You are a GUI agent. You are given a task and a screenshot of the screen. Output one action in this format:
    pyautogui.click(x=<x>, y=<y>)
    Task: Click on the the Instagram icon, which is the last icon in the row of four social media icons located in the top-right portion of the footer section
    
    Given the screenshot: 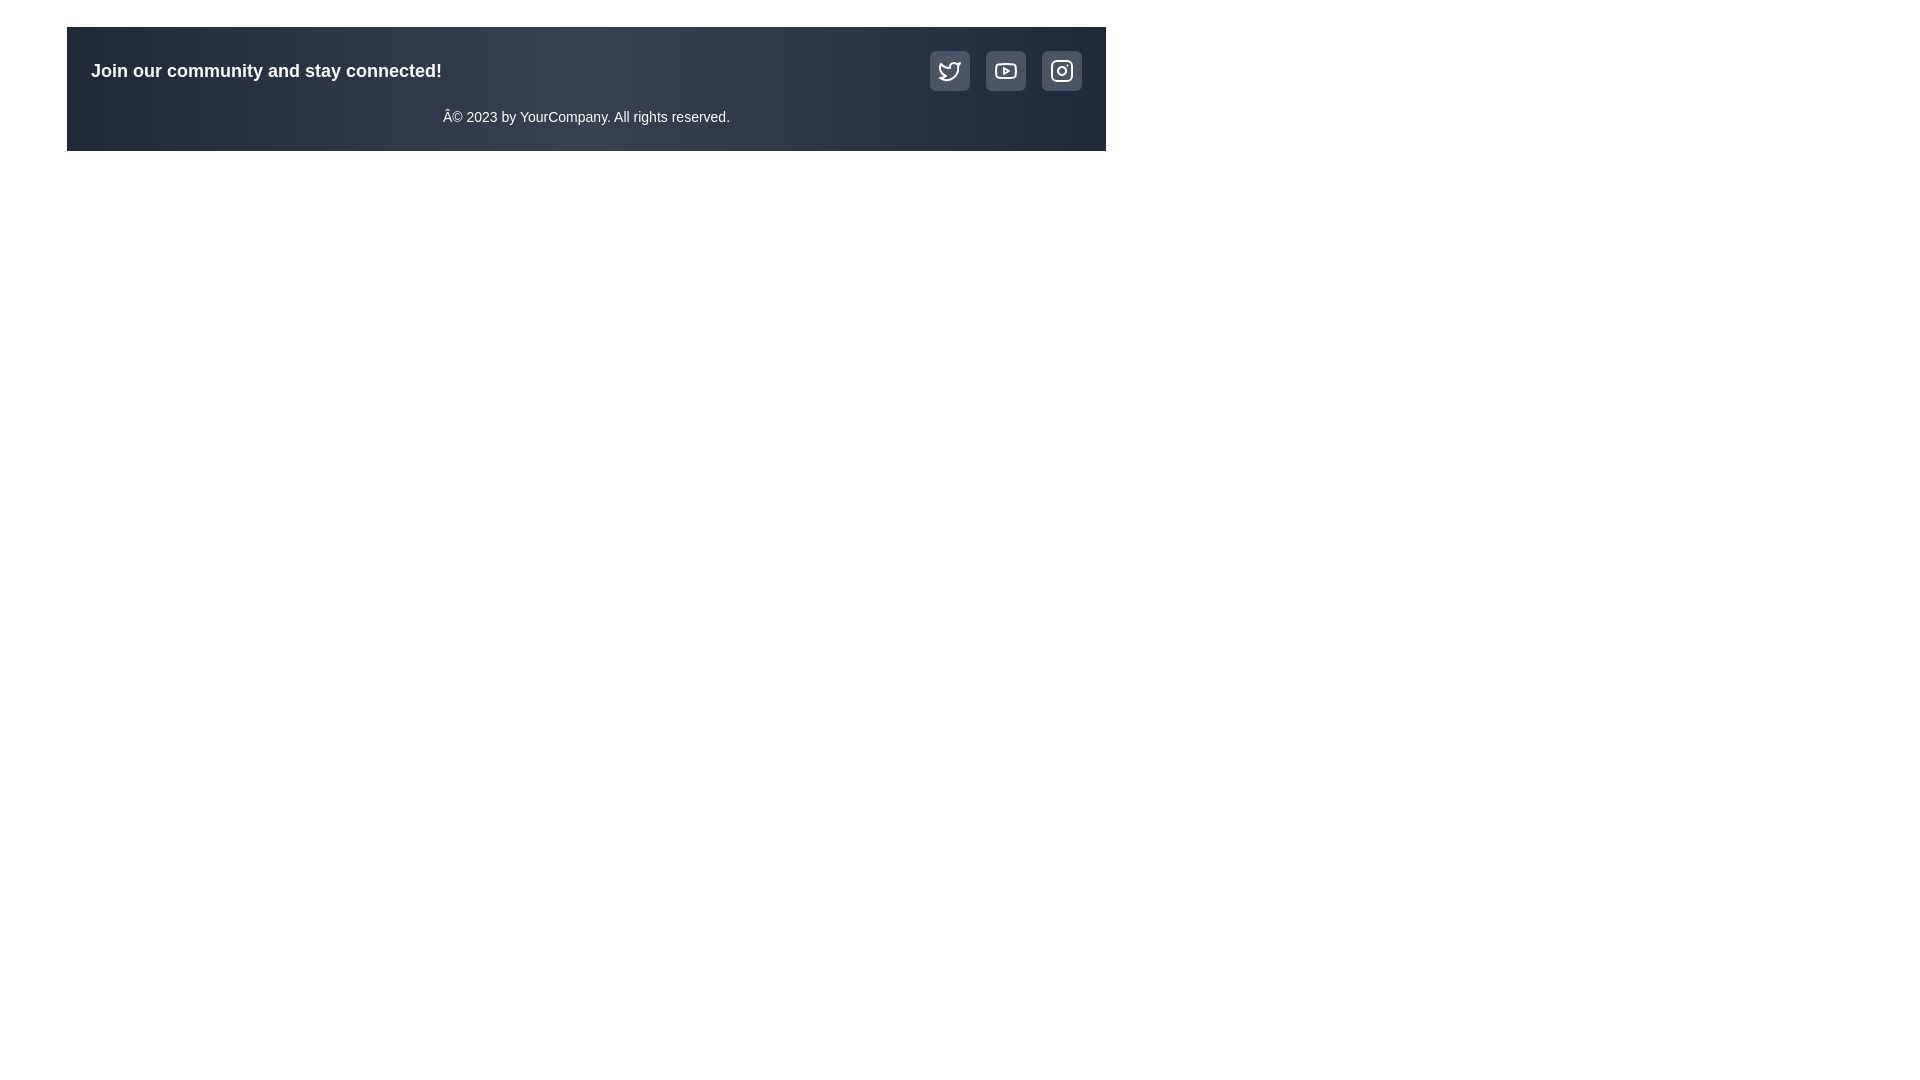 What is the action you would take?
    pyautogui.click(x=1060, y=69)
    